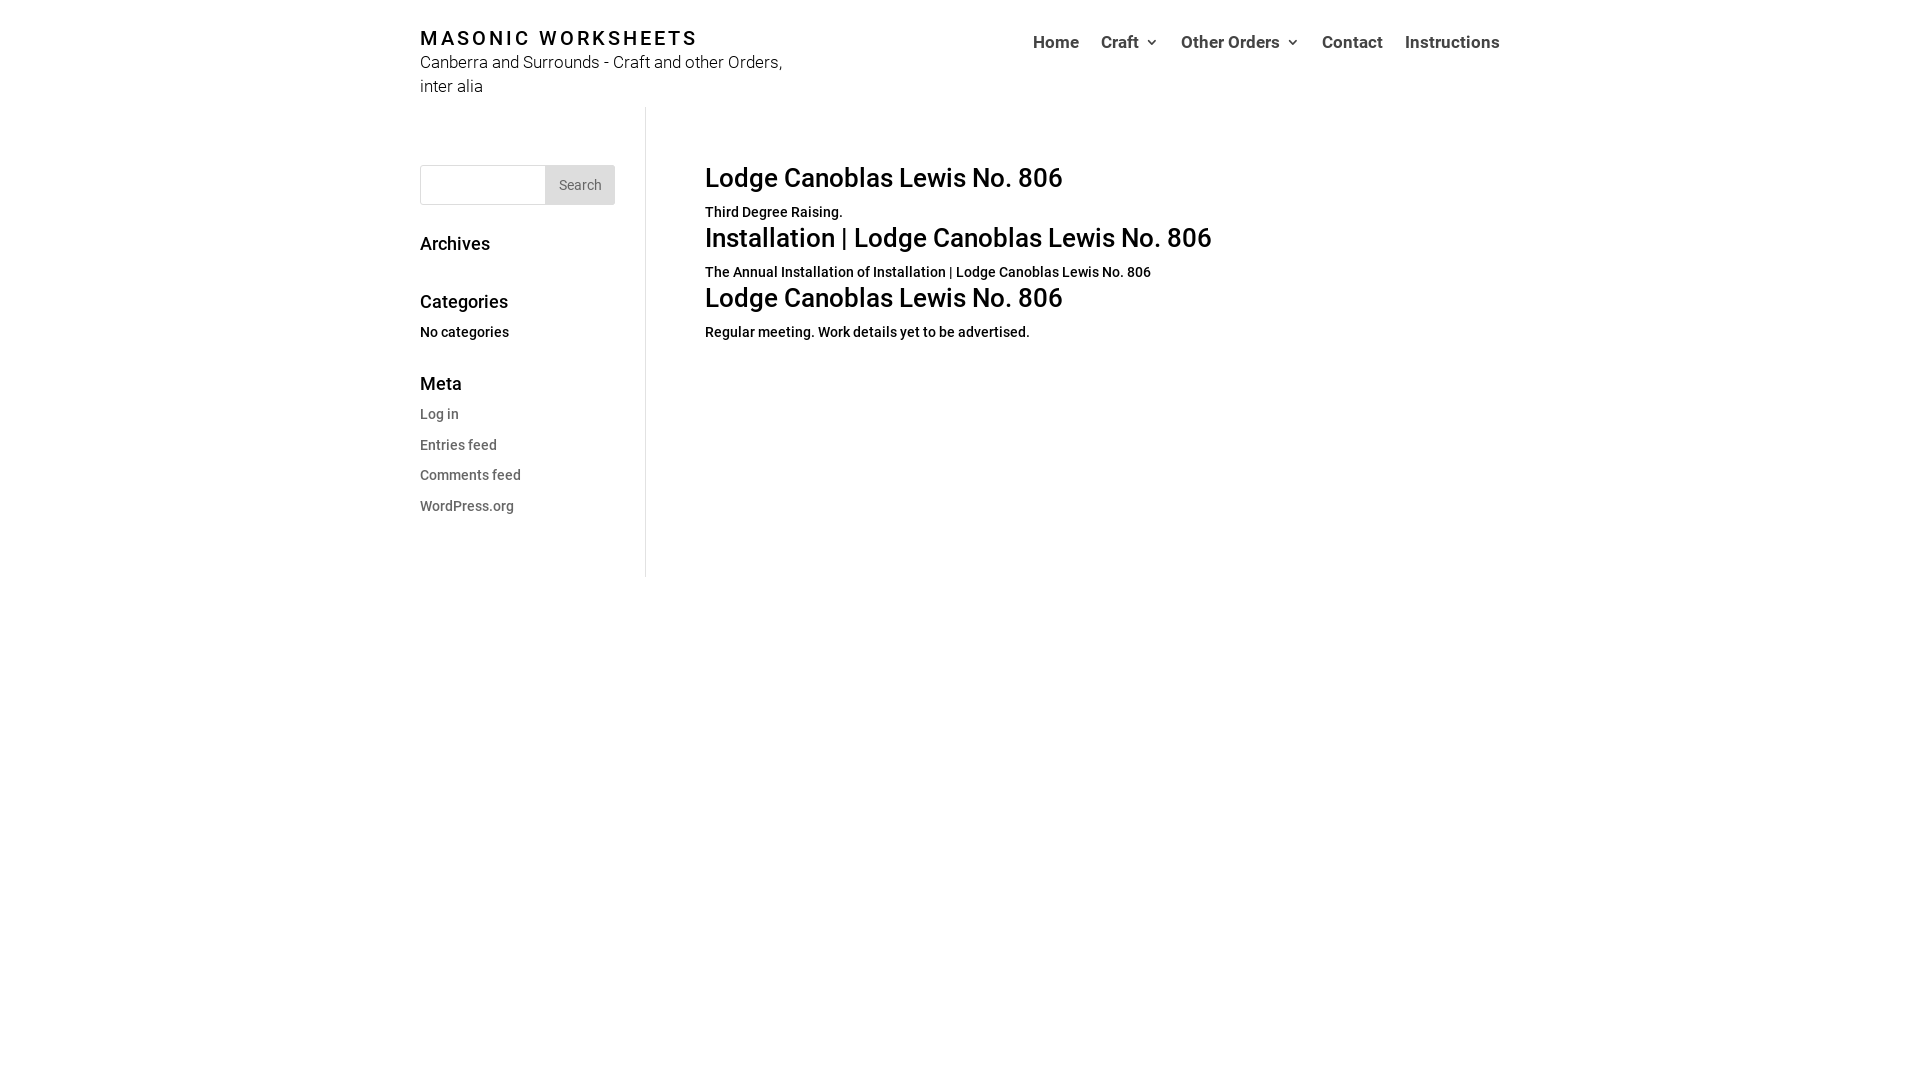 This screenshot has width=1920, height=1080. What do you see at coordinates (1239, 69) in the screenshot?
I see `'Other Orders'` at bounding box center [1239, 69].